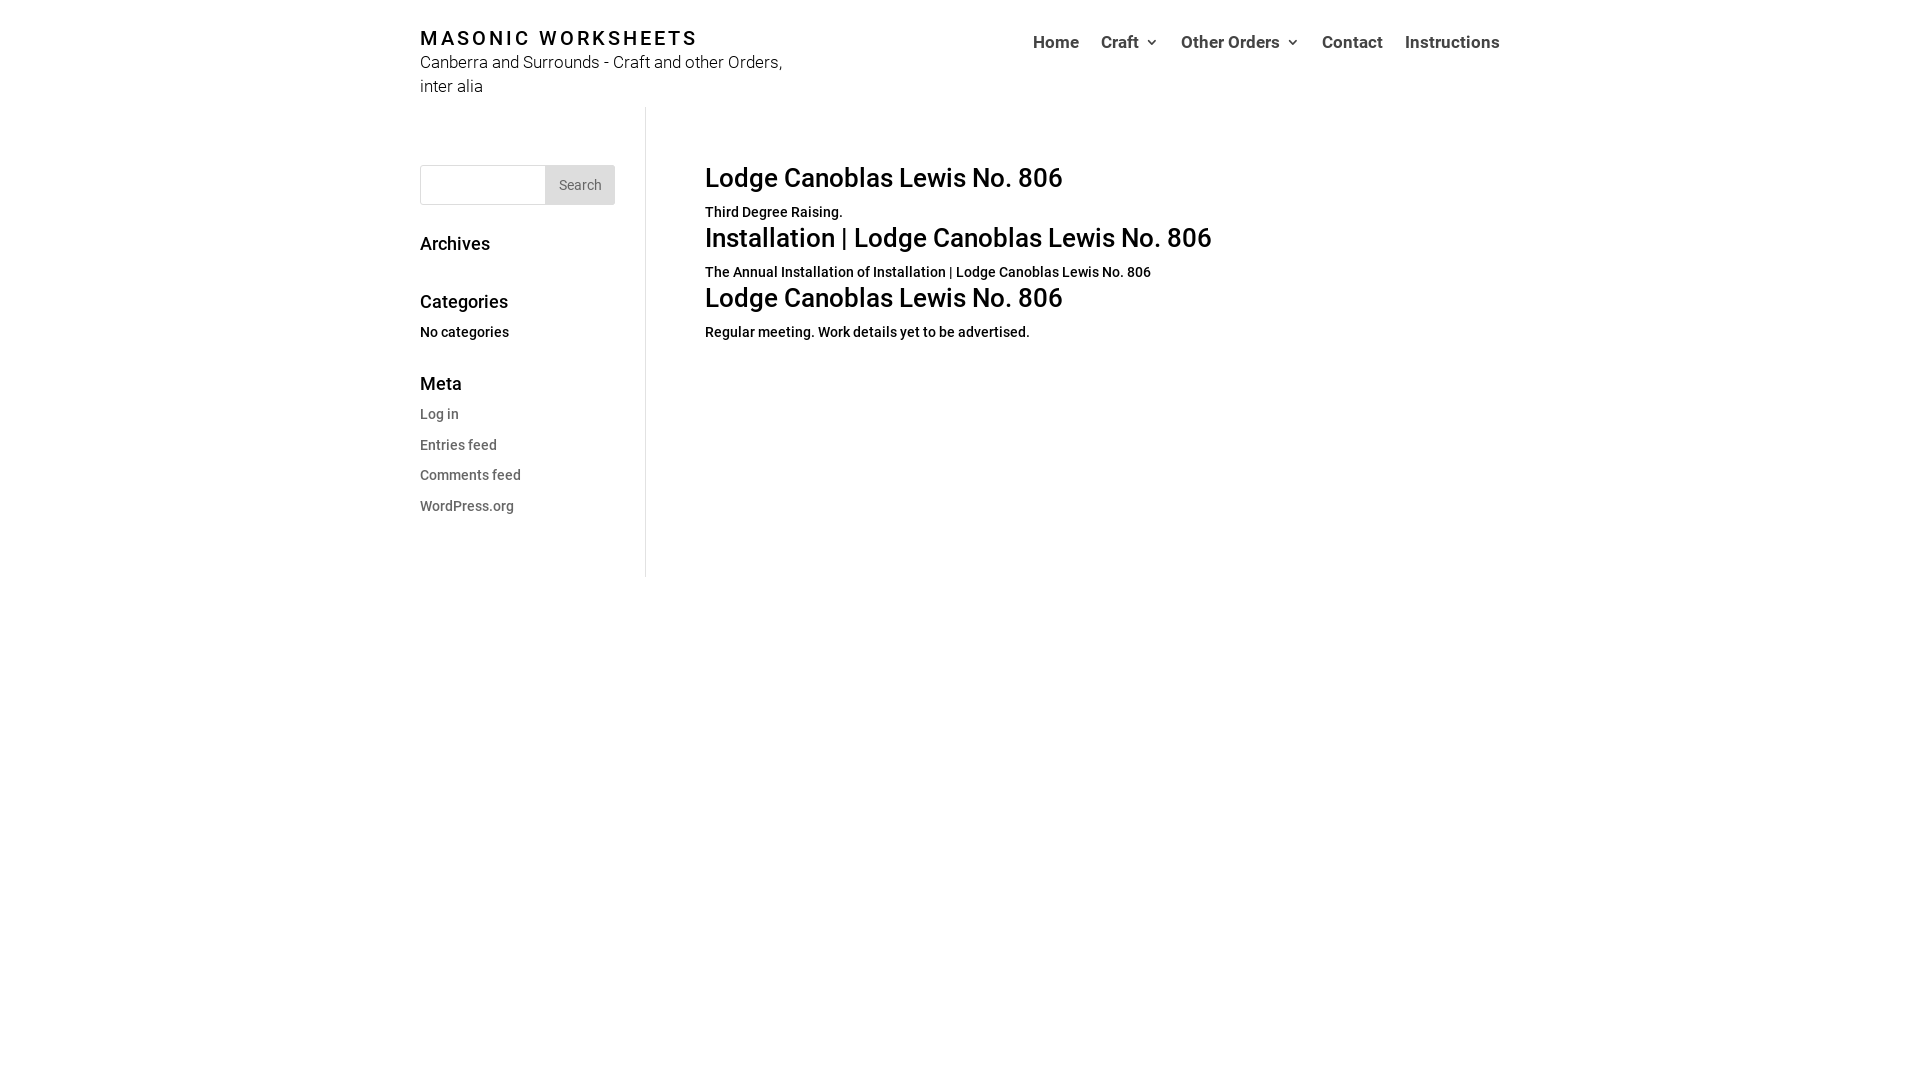 This screenshot has width=1920, height=1080. What do you see at coordinates (1239, 69) in the screenshot?
I see `'Other Orders'` at bounding box center [1239, 69].